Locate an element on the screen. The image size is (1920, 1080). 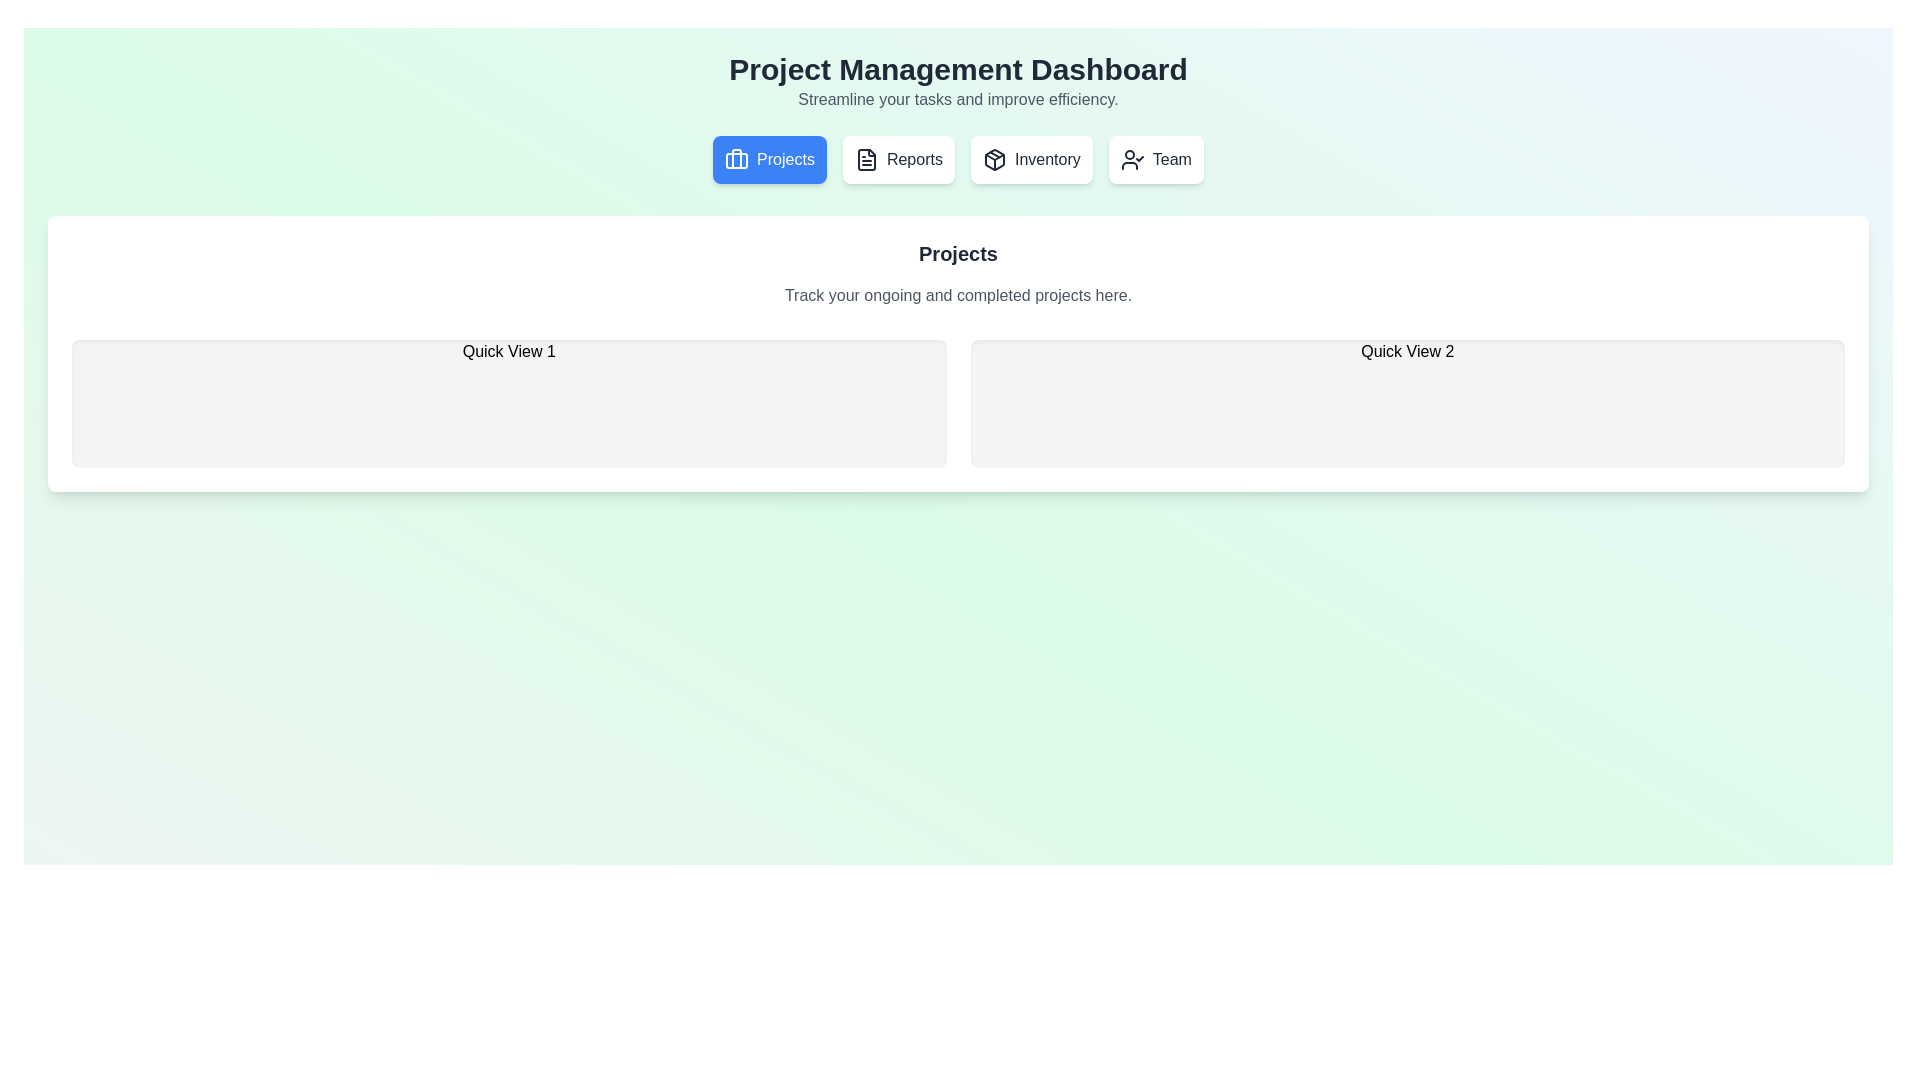
the 'Inventory' icon, which is the first subcomponent of the 'Inventory' button located beneath the dashboard header is located at coordinates (994, 158).